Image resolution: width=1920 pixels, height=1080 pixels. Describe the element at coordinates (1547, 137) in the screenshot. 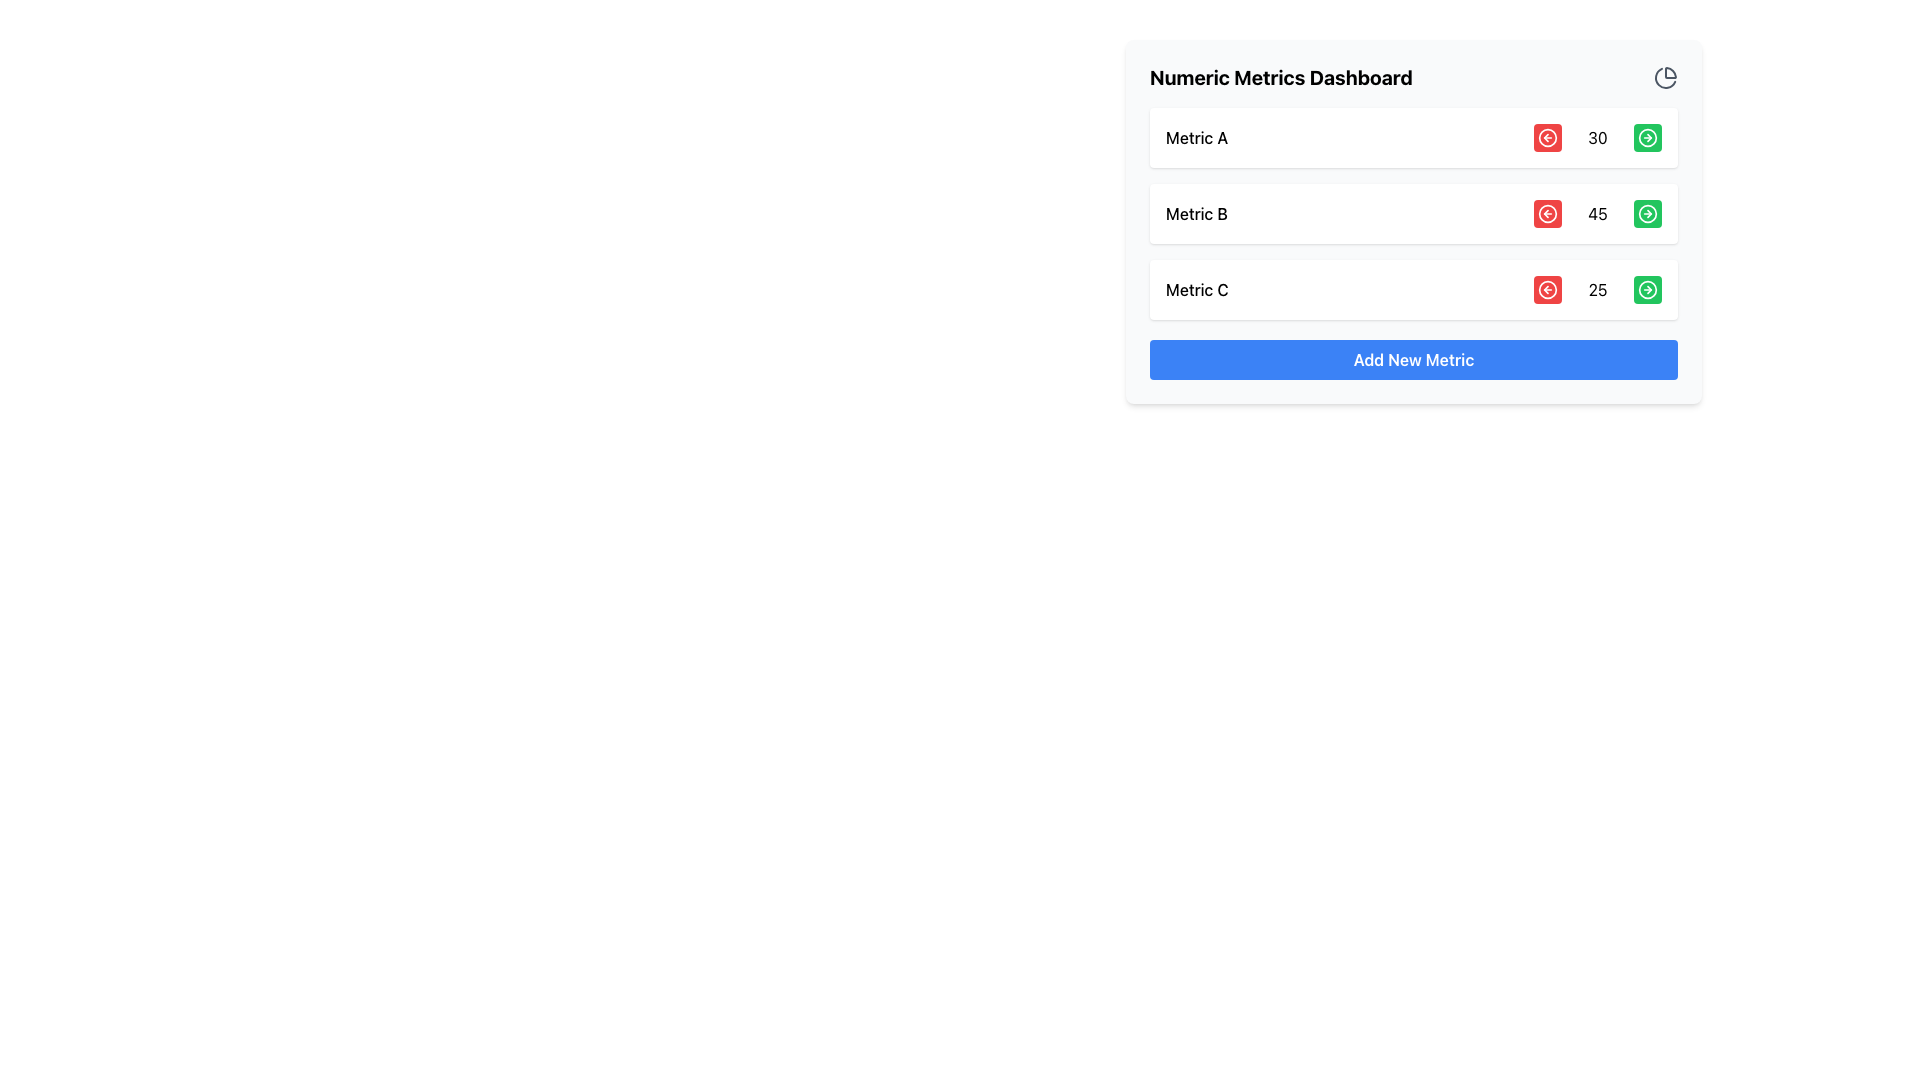

I see `the leftmost interactive button in the dashboard panel, which has a red background and is used to remove or undo recent operations, to trigger a tooltip or visual feedback` at that location.